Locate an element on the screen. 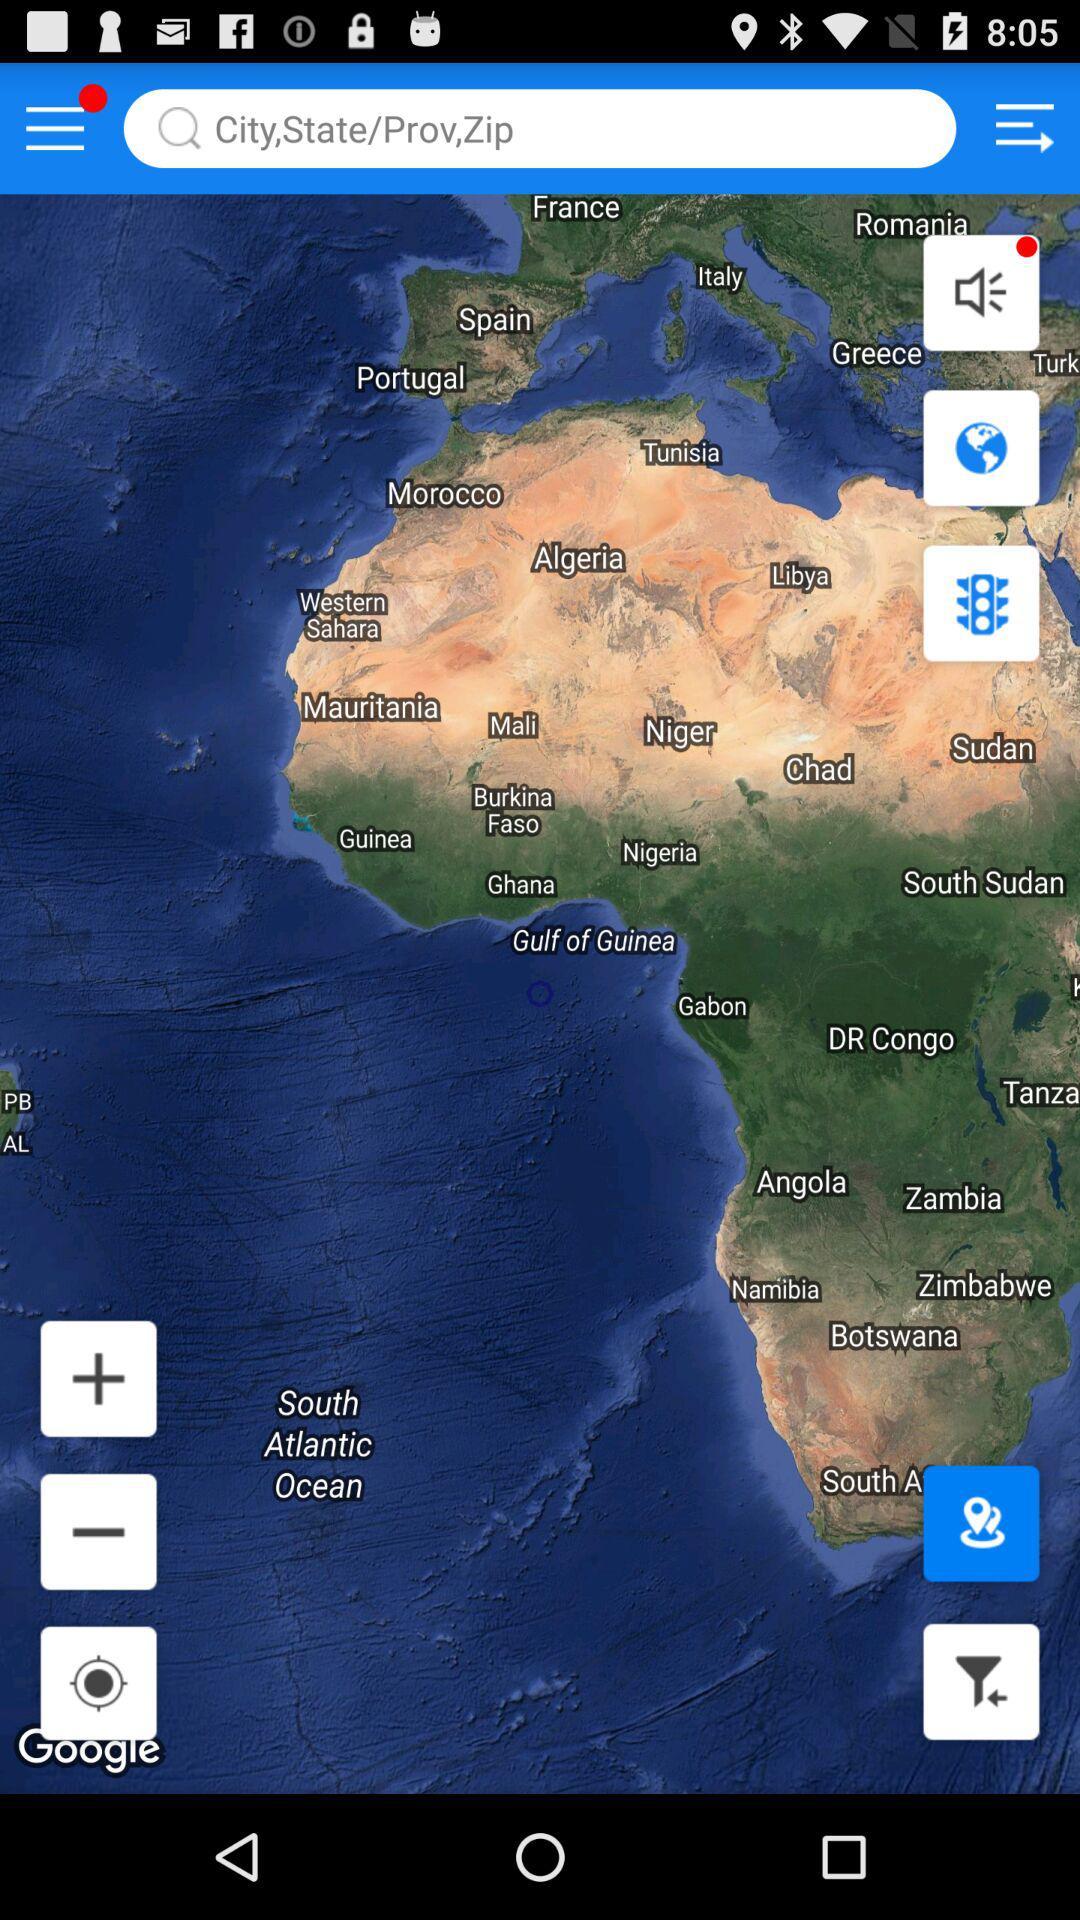  volume is located at coordinates (980, 291).